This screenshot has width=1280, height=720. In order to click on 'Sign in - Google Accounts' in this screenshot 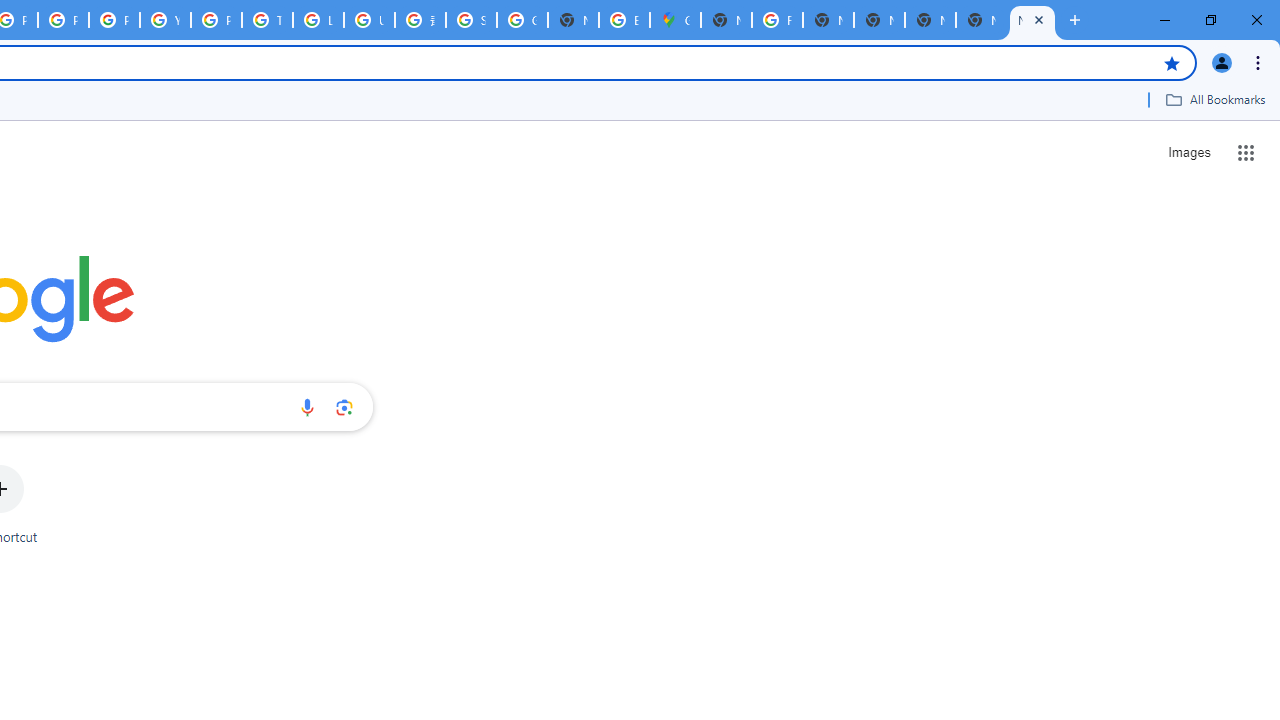, I will do `click(470, 20)`.